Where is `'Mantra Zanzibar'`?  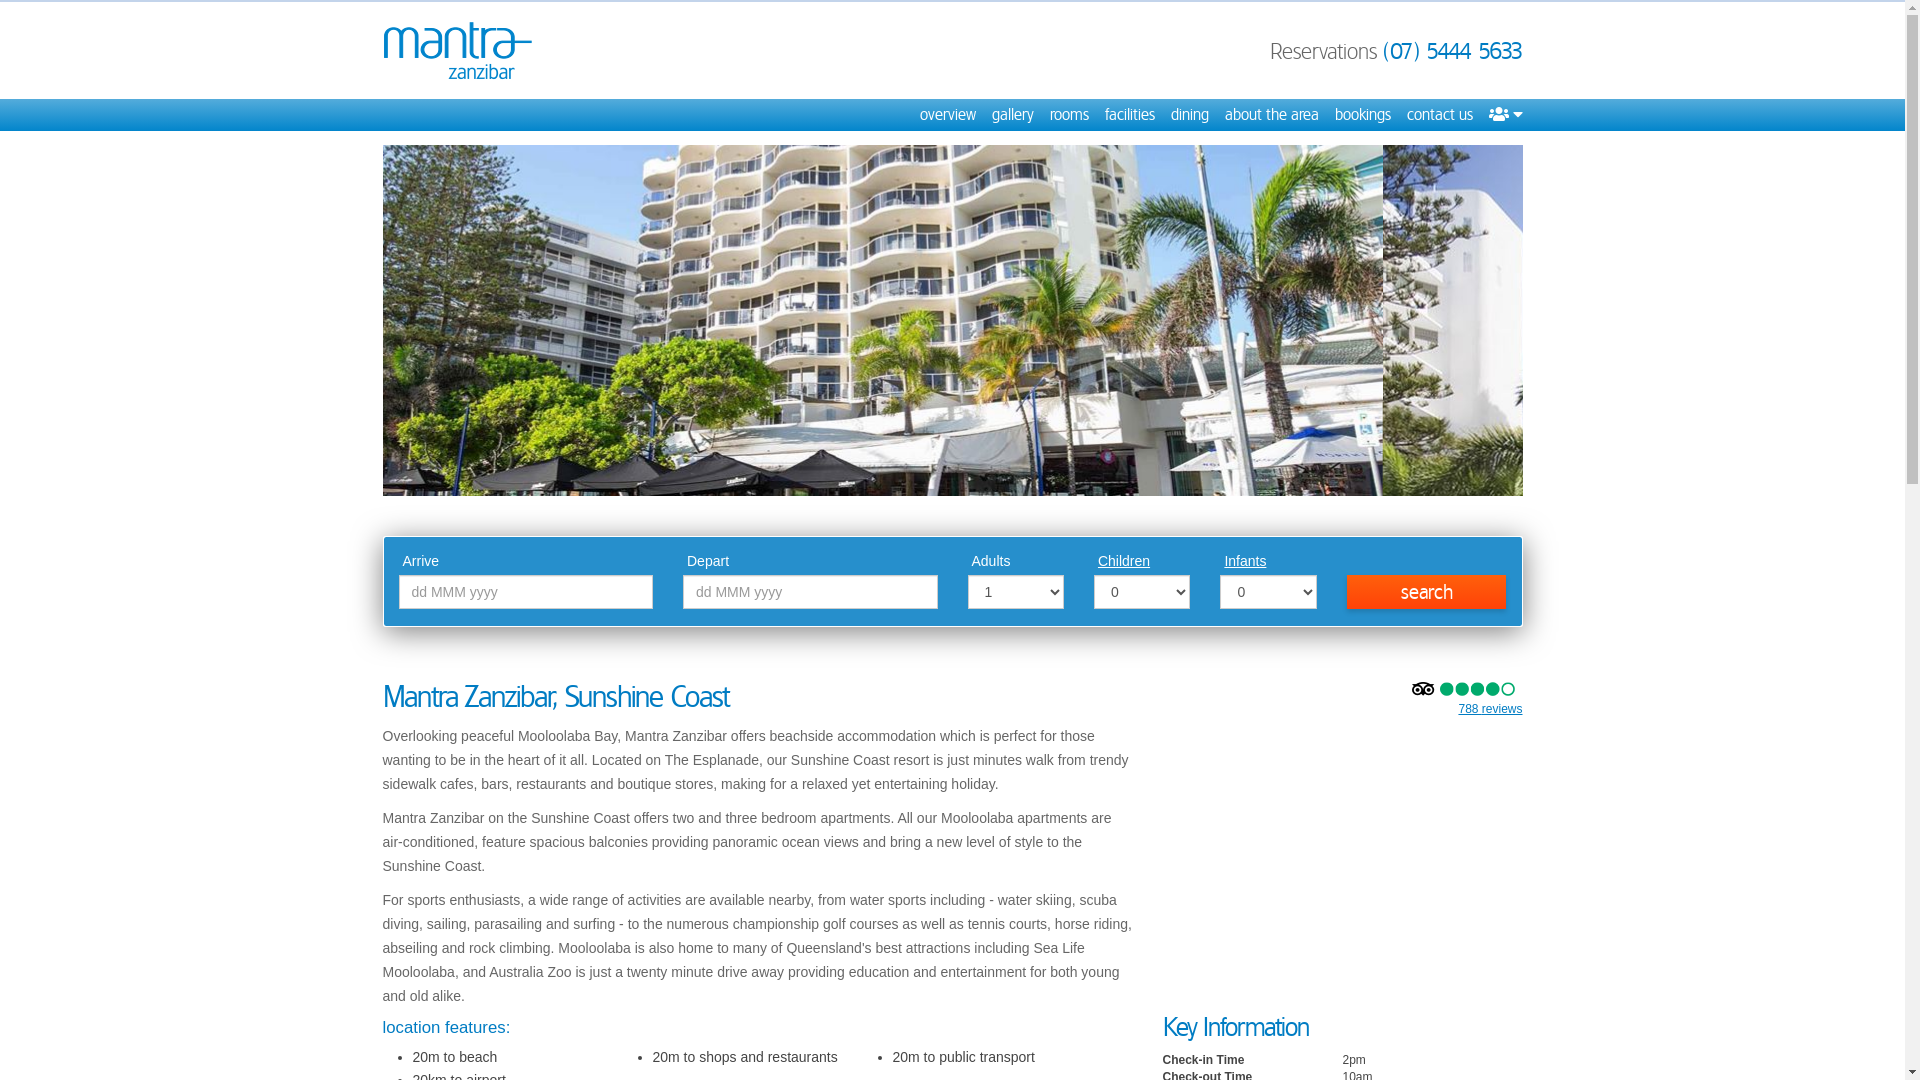 'Mantra Zanzibar' is located at coordinates (455, 48).